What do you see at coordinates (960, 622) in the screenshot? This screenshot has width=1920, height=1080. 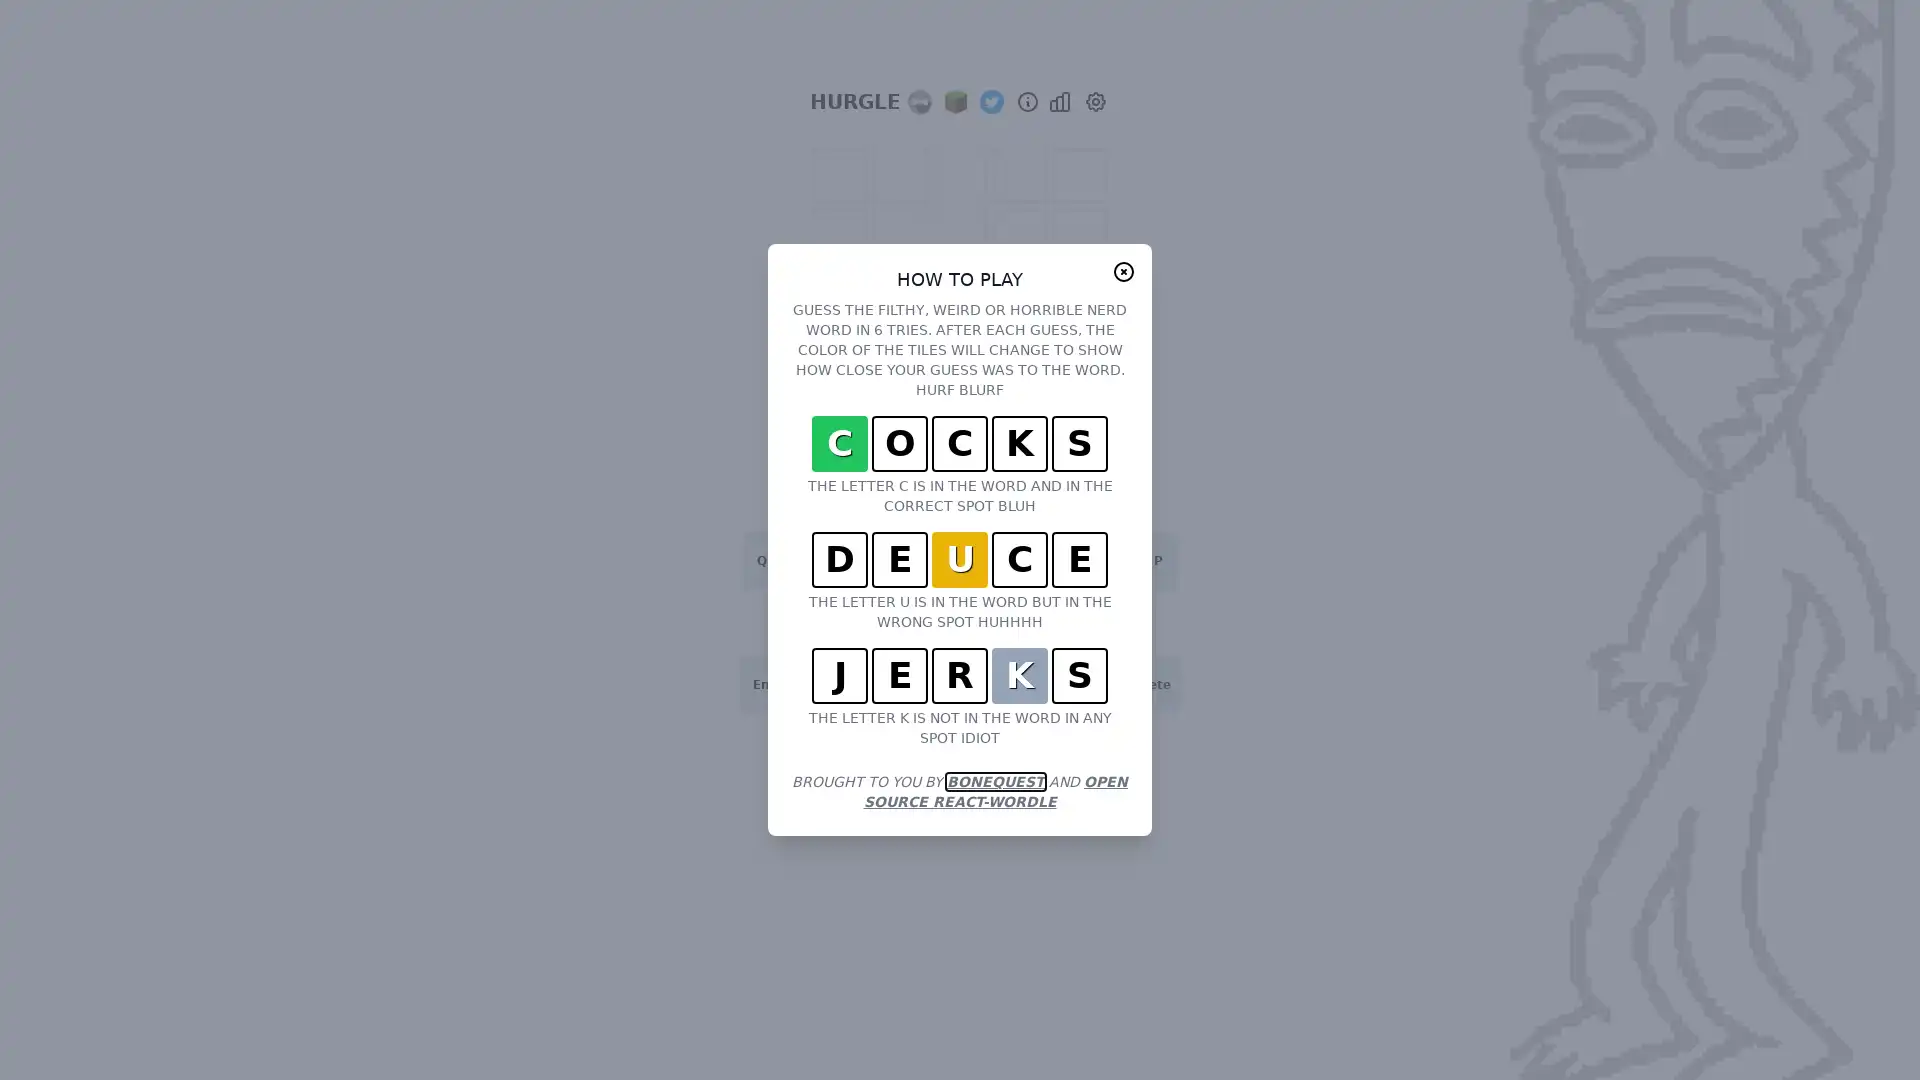 I see `G` at bounding box center [960, 622].